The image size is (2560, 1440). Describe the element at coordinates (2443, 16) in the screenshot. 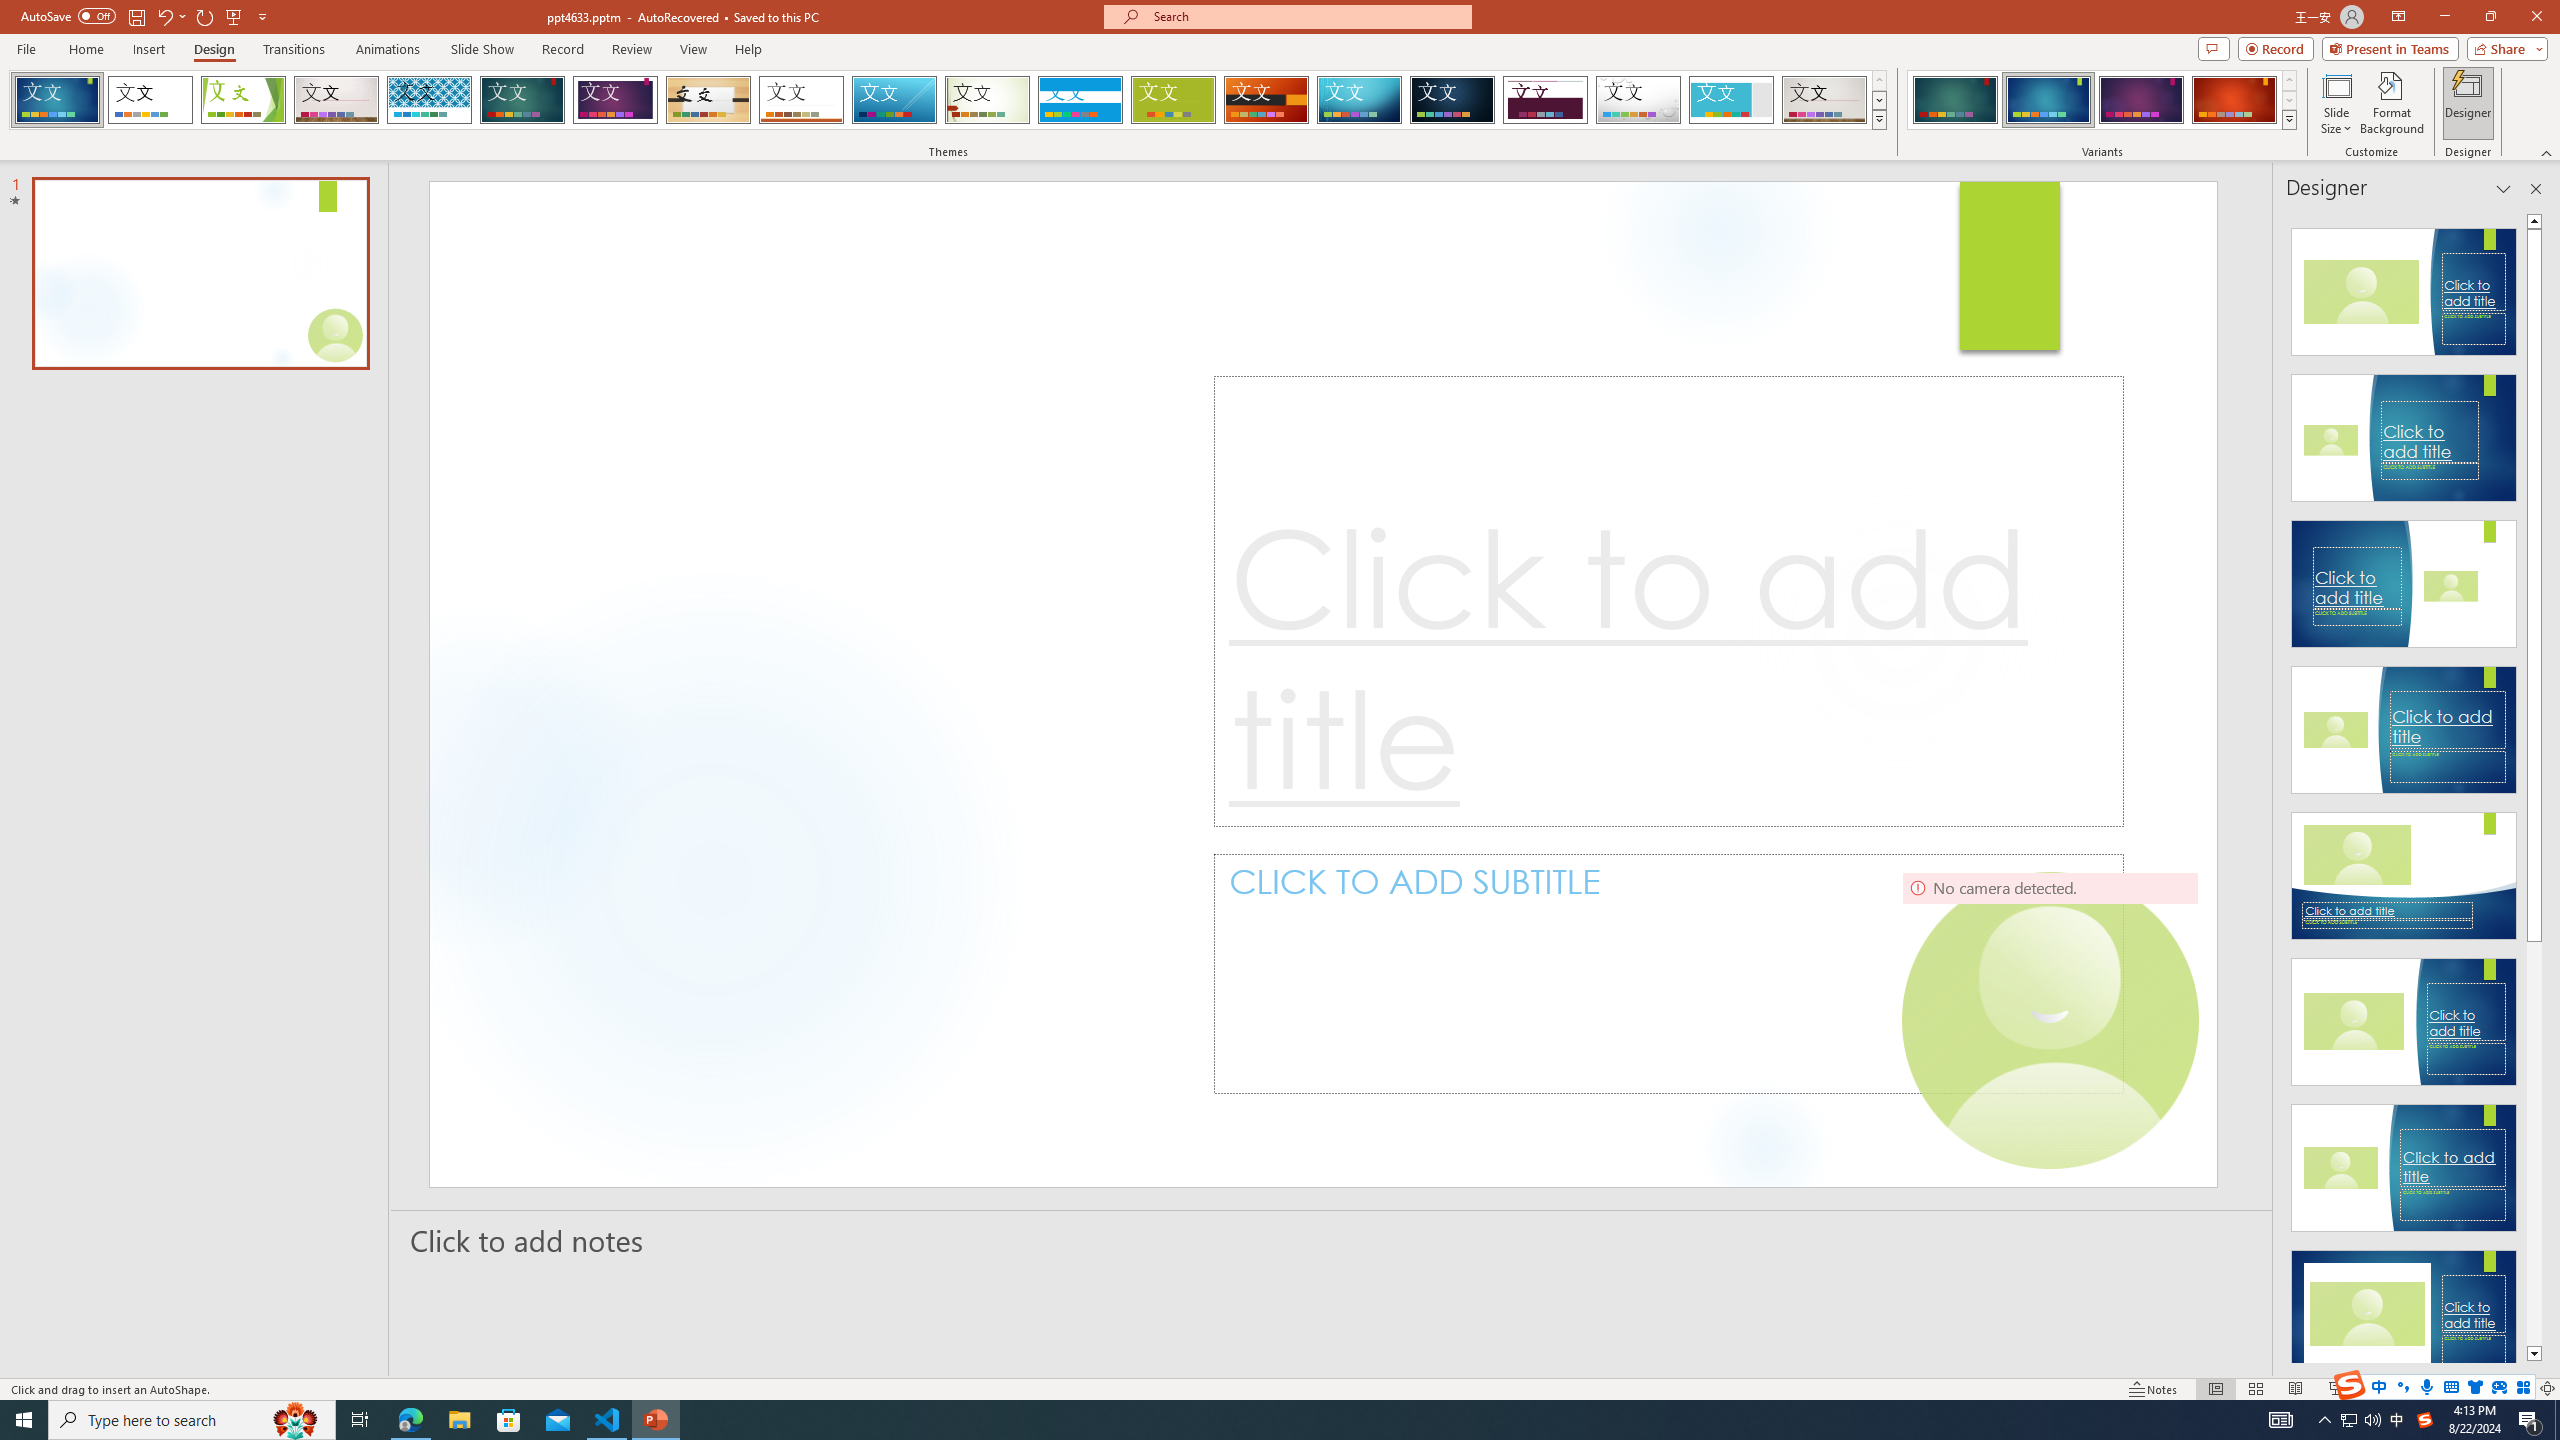

I see `'Minimize'` at that location.